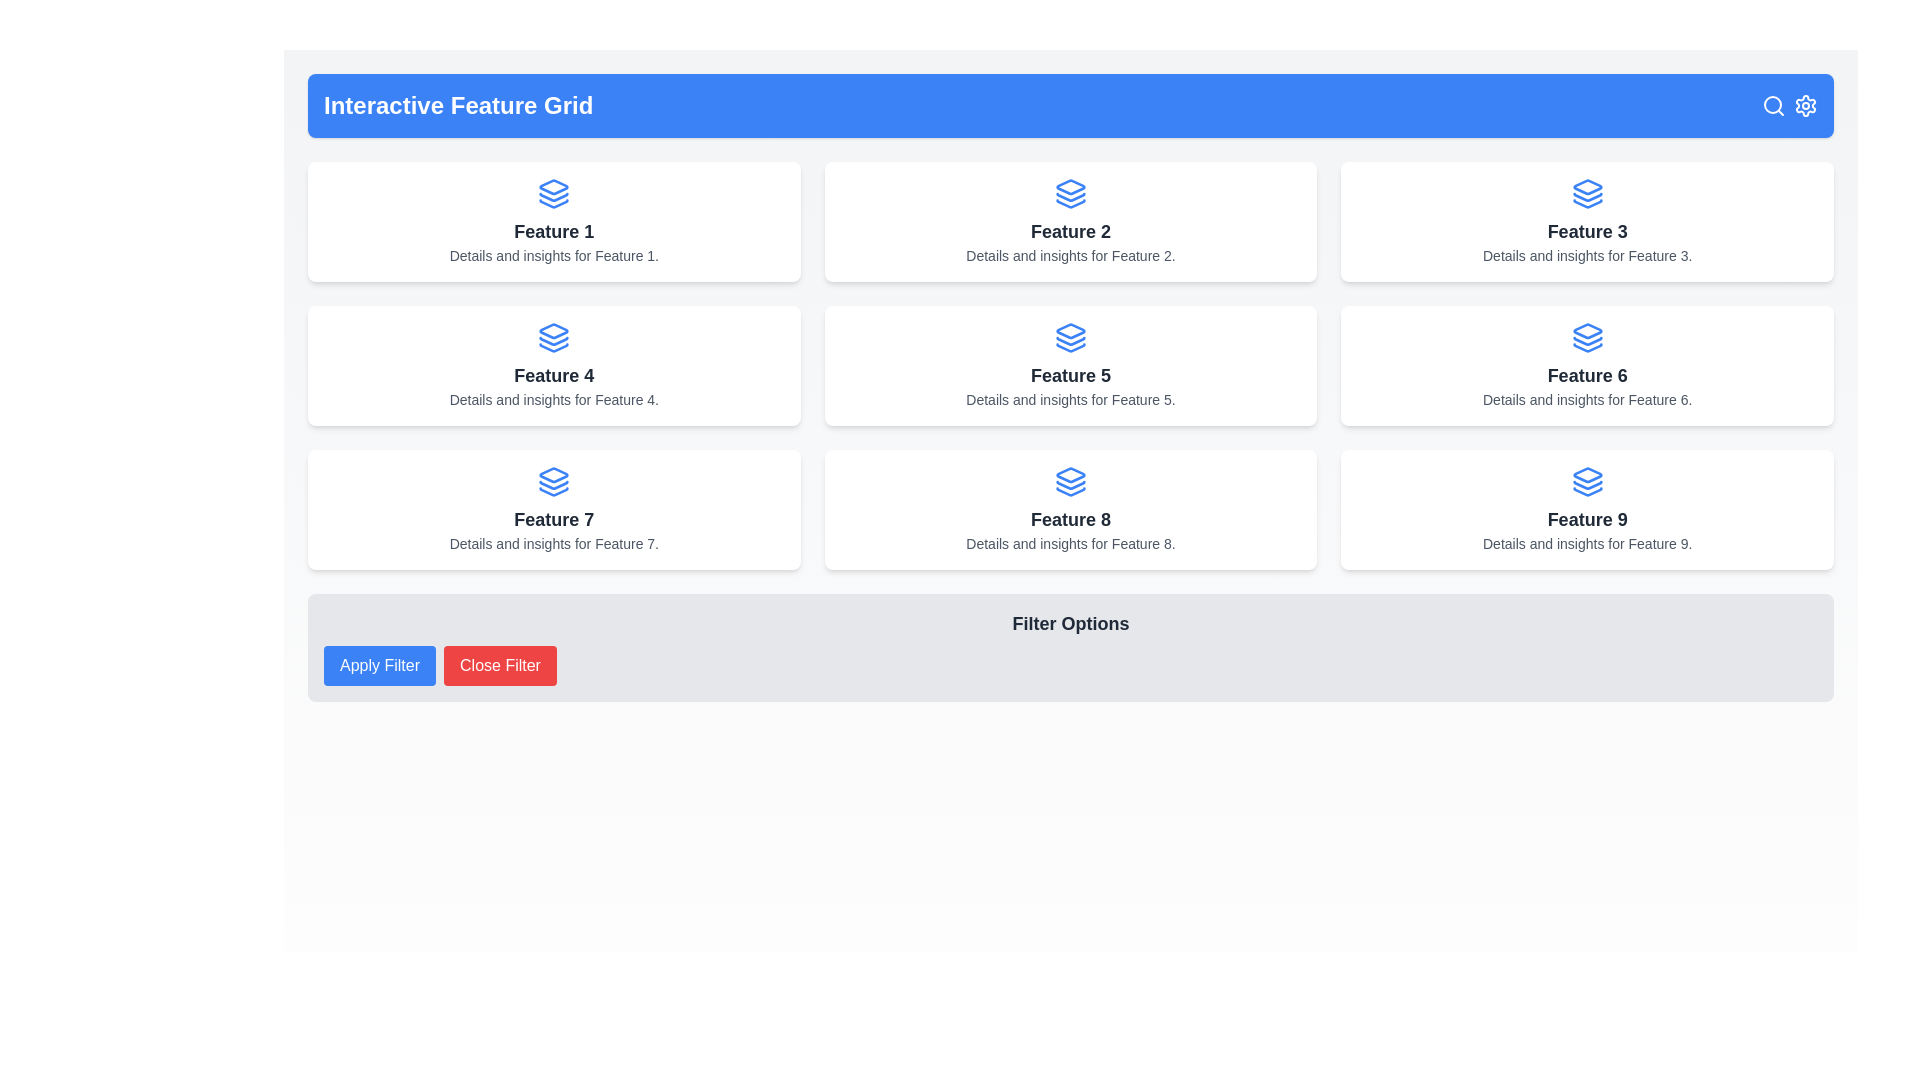 The image size is (1920, 1080). Describe the element at coordinates (1586, 400) in the screenshot. I see `the text block containing the phrase 'Details and insights for Feature 6.' which is styled in gray and positioned below the bold text 'Feature 6' within a white card` at that location.